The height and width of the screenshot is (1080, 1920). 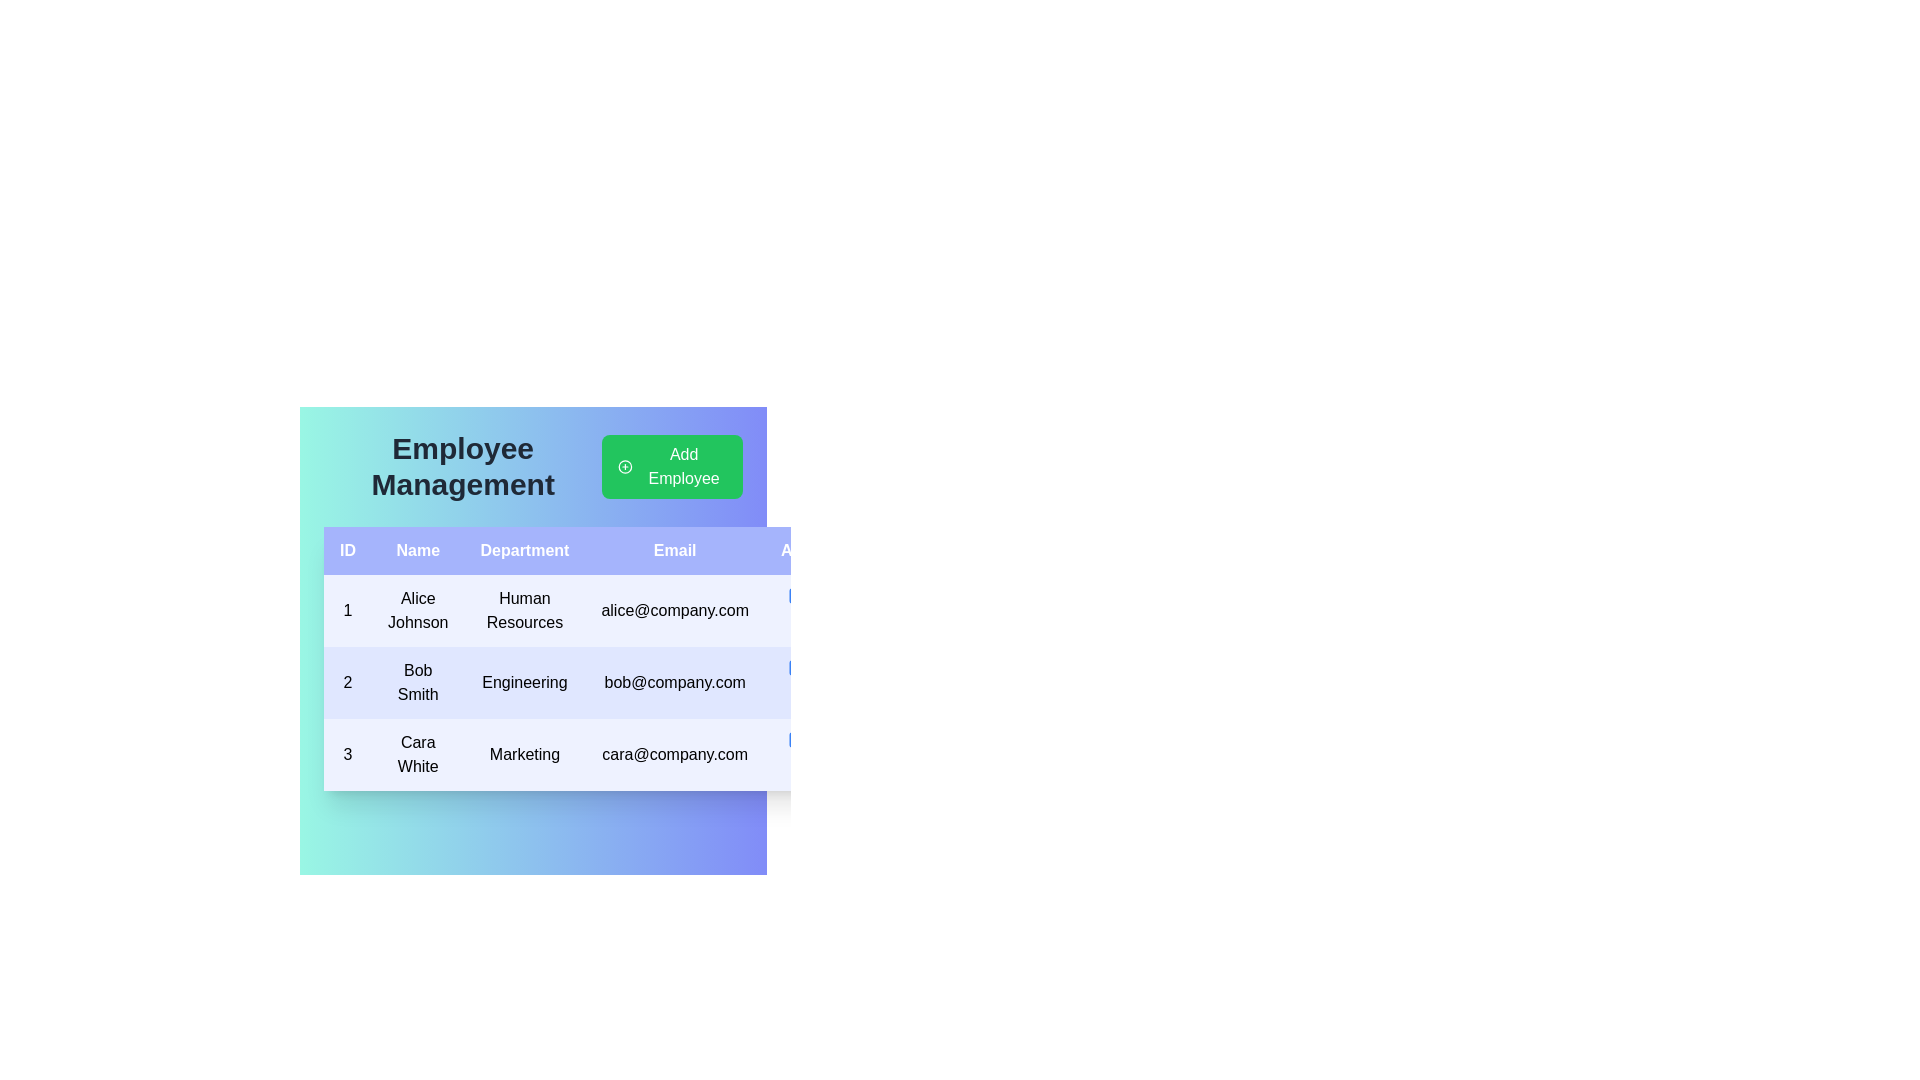 What do you see at coordinates (347, 609) in the screenshot?
I see `the static text field representing the ID number of the first entry in the 'Employee Management' table, located in the top-left corner of the data grid` at bounding box center [347, 609].